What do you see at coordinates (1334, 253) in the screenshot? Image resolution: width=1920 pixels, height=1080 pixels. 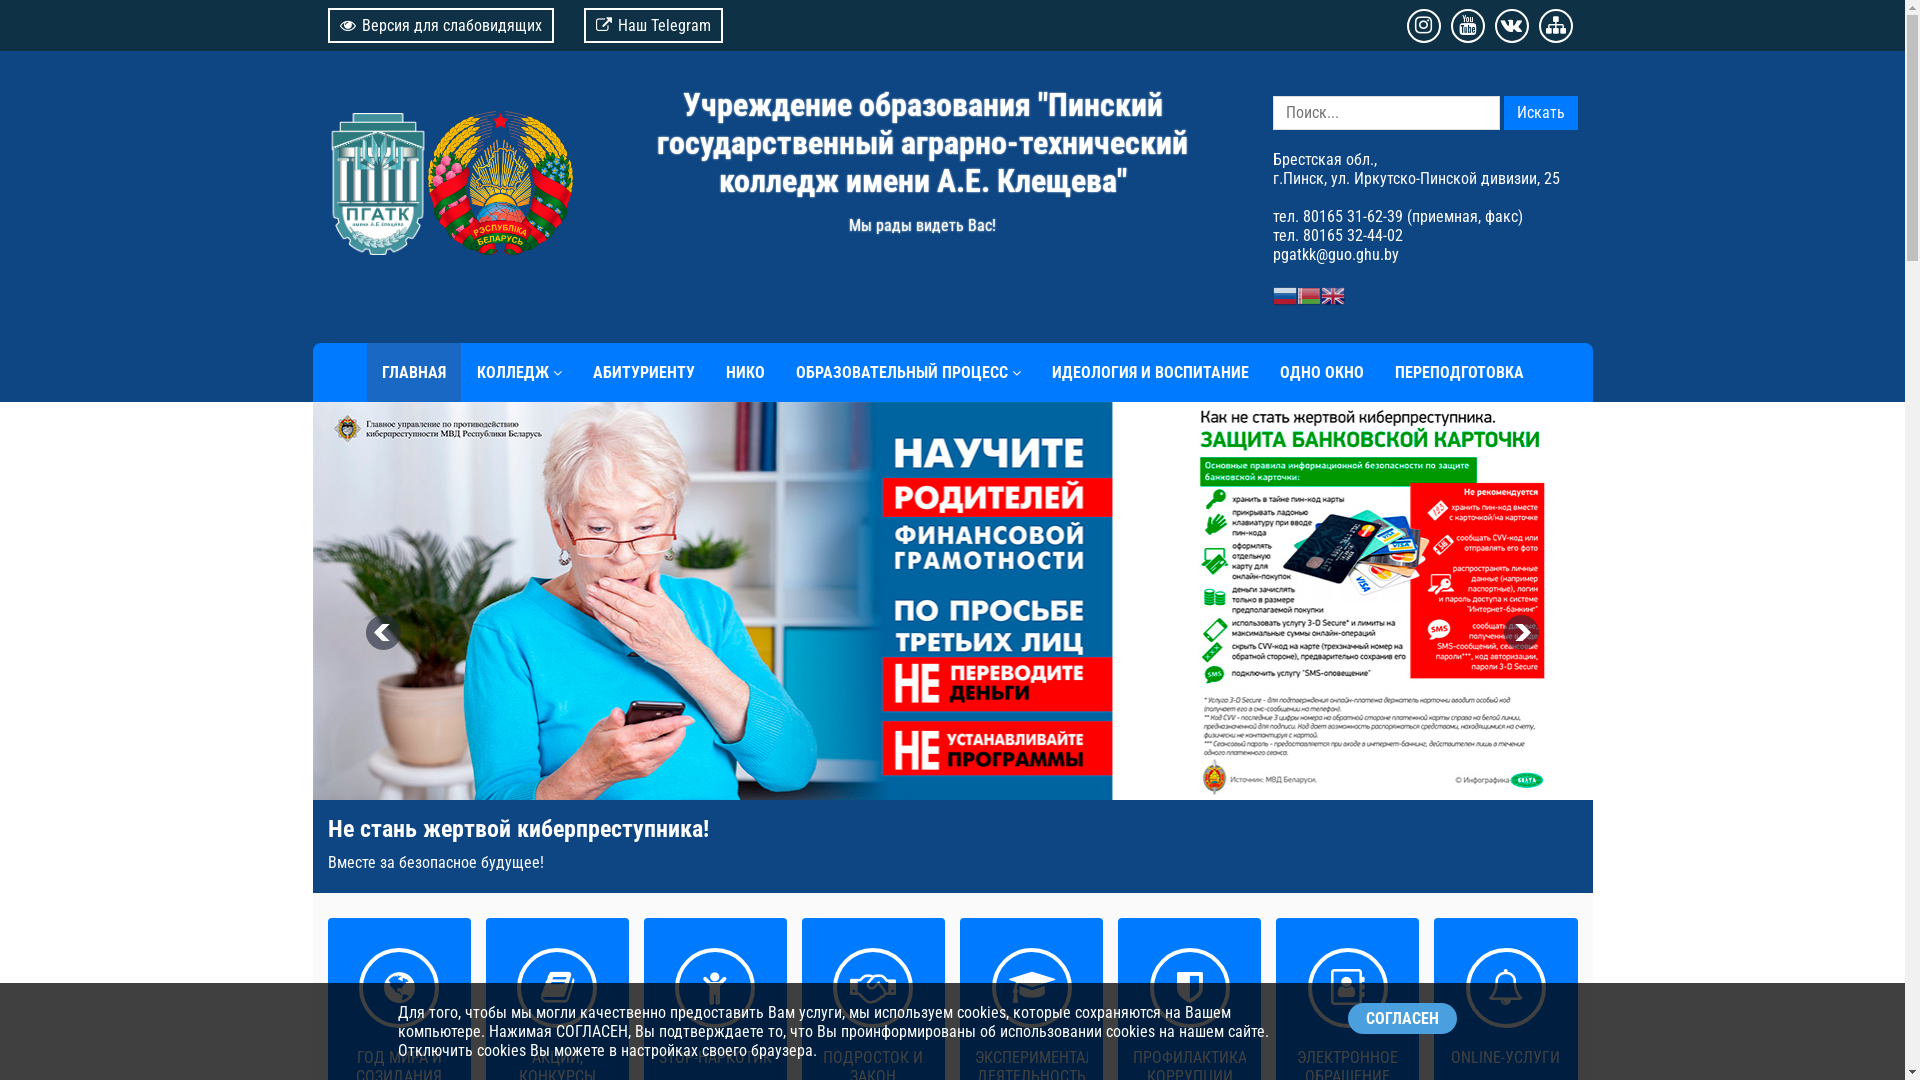 I see `'pgatkk@guo.ghu.by'` at bounding box center [1334, 253].